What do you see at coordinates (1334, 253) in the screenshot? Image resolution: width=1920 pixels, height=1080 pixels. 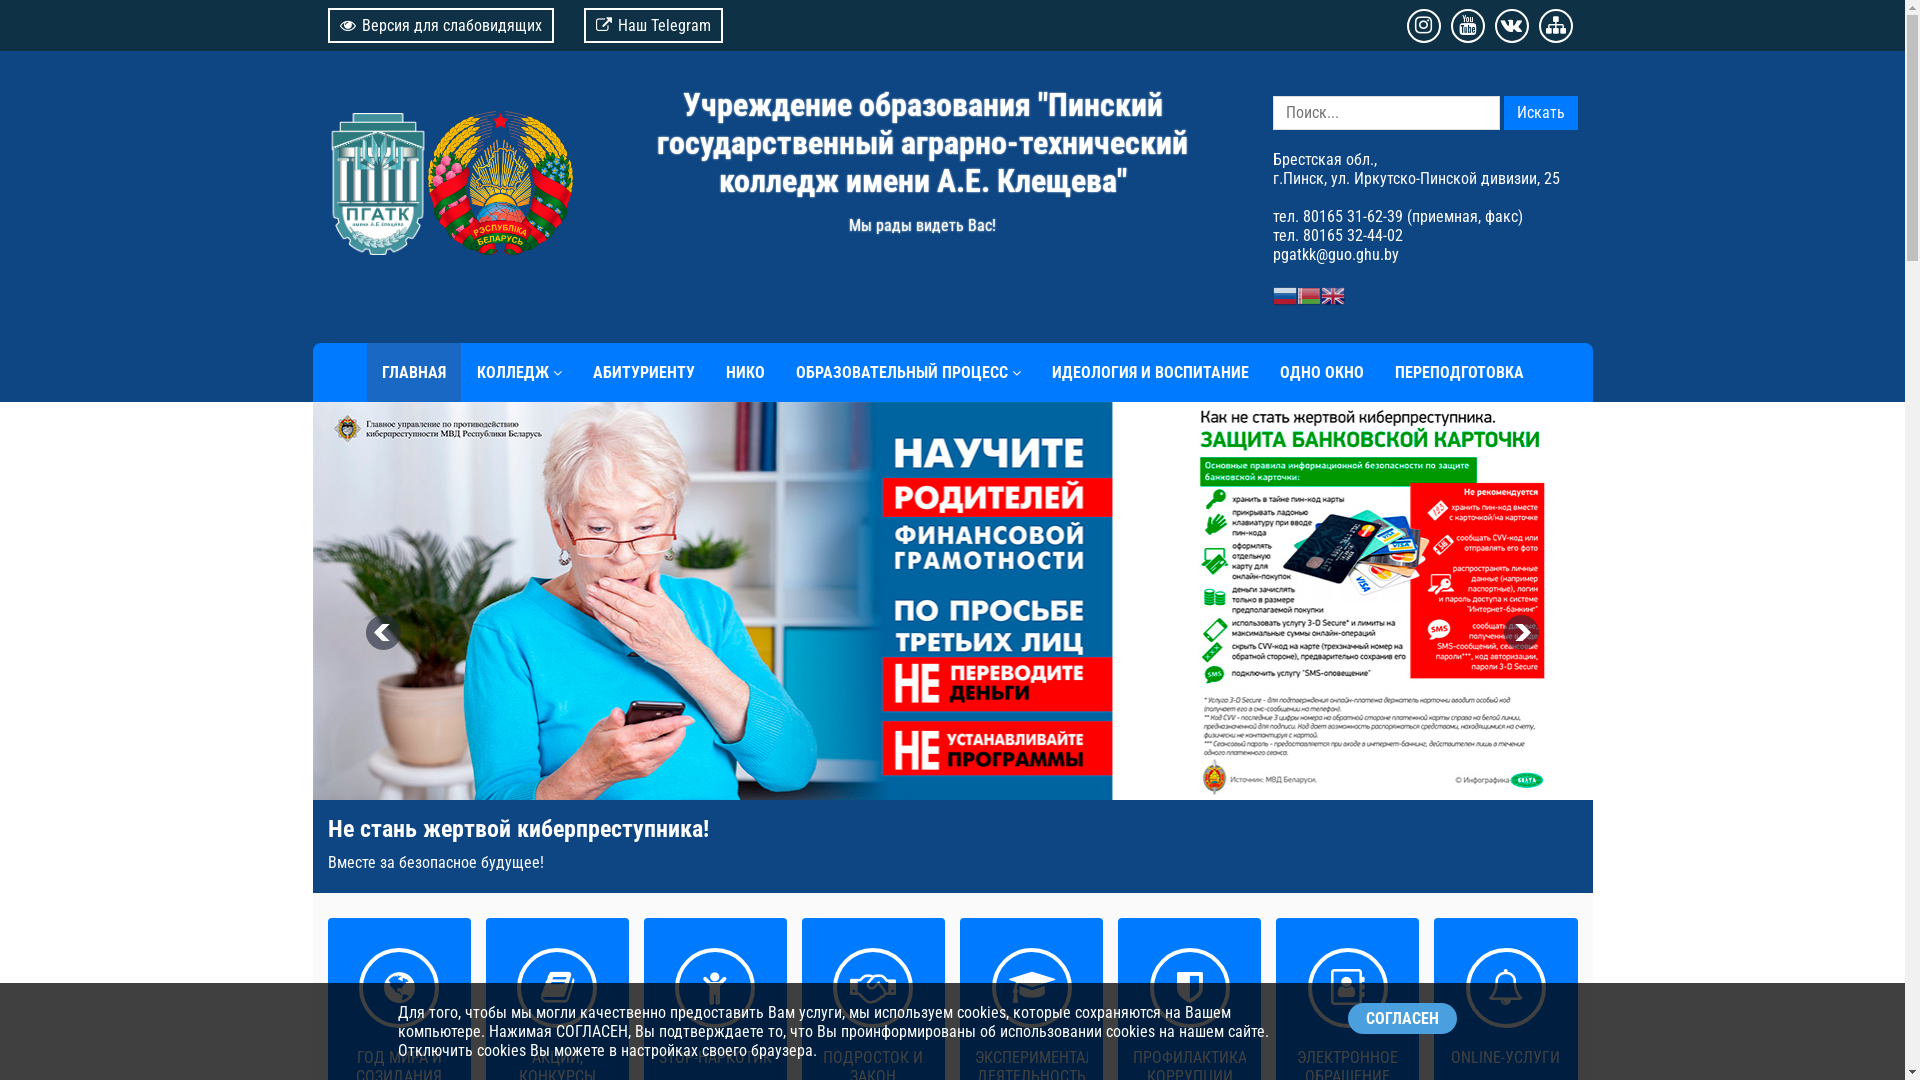 I see `'pgatkk@guo.ghu.by'` at bounding box center [1334, 253].